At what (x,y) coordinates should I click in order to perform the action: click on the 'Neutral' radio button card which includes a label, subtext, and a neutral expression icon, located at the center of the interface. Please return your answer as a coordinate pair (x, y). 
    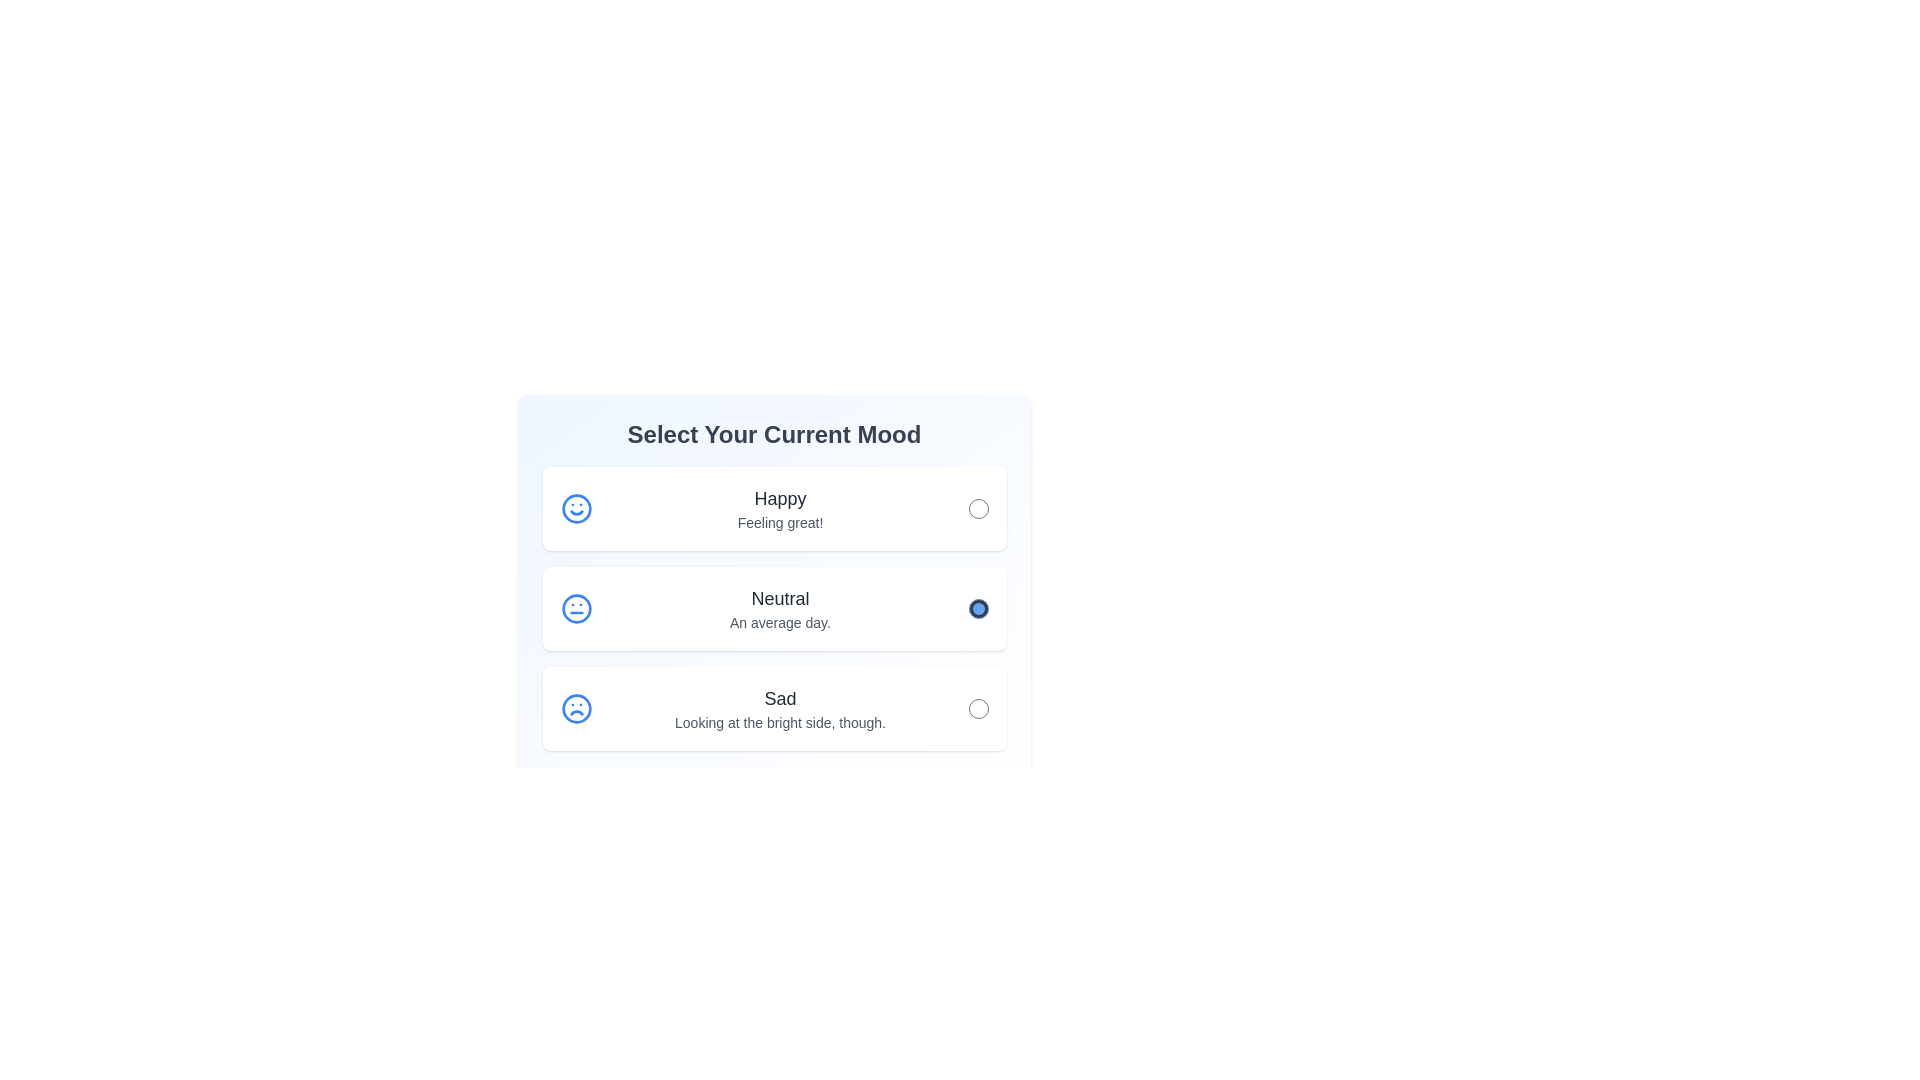
    Looking at the image, I should click on (773, 585).